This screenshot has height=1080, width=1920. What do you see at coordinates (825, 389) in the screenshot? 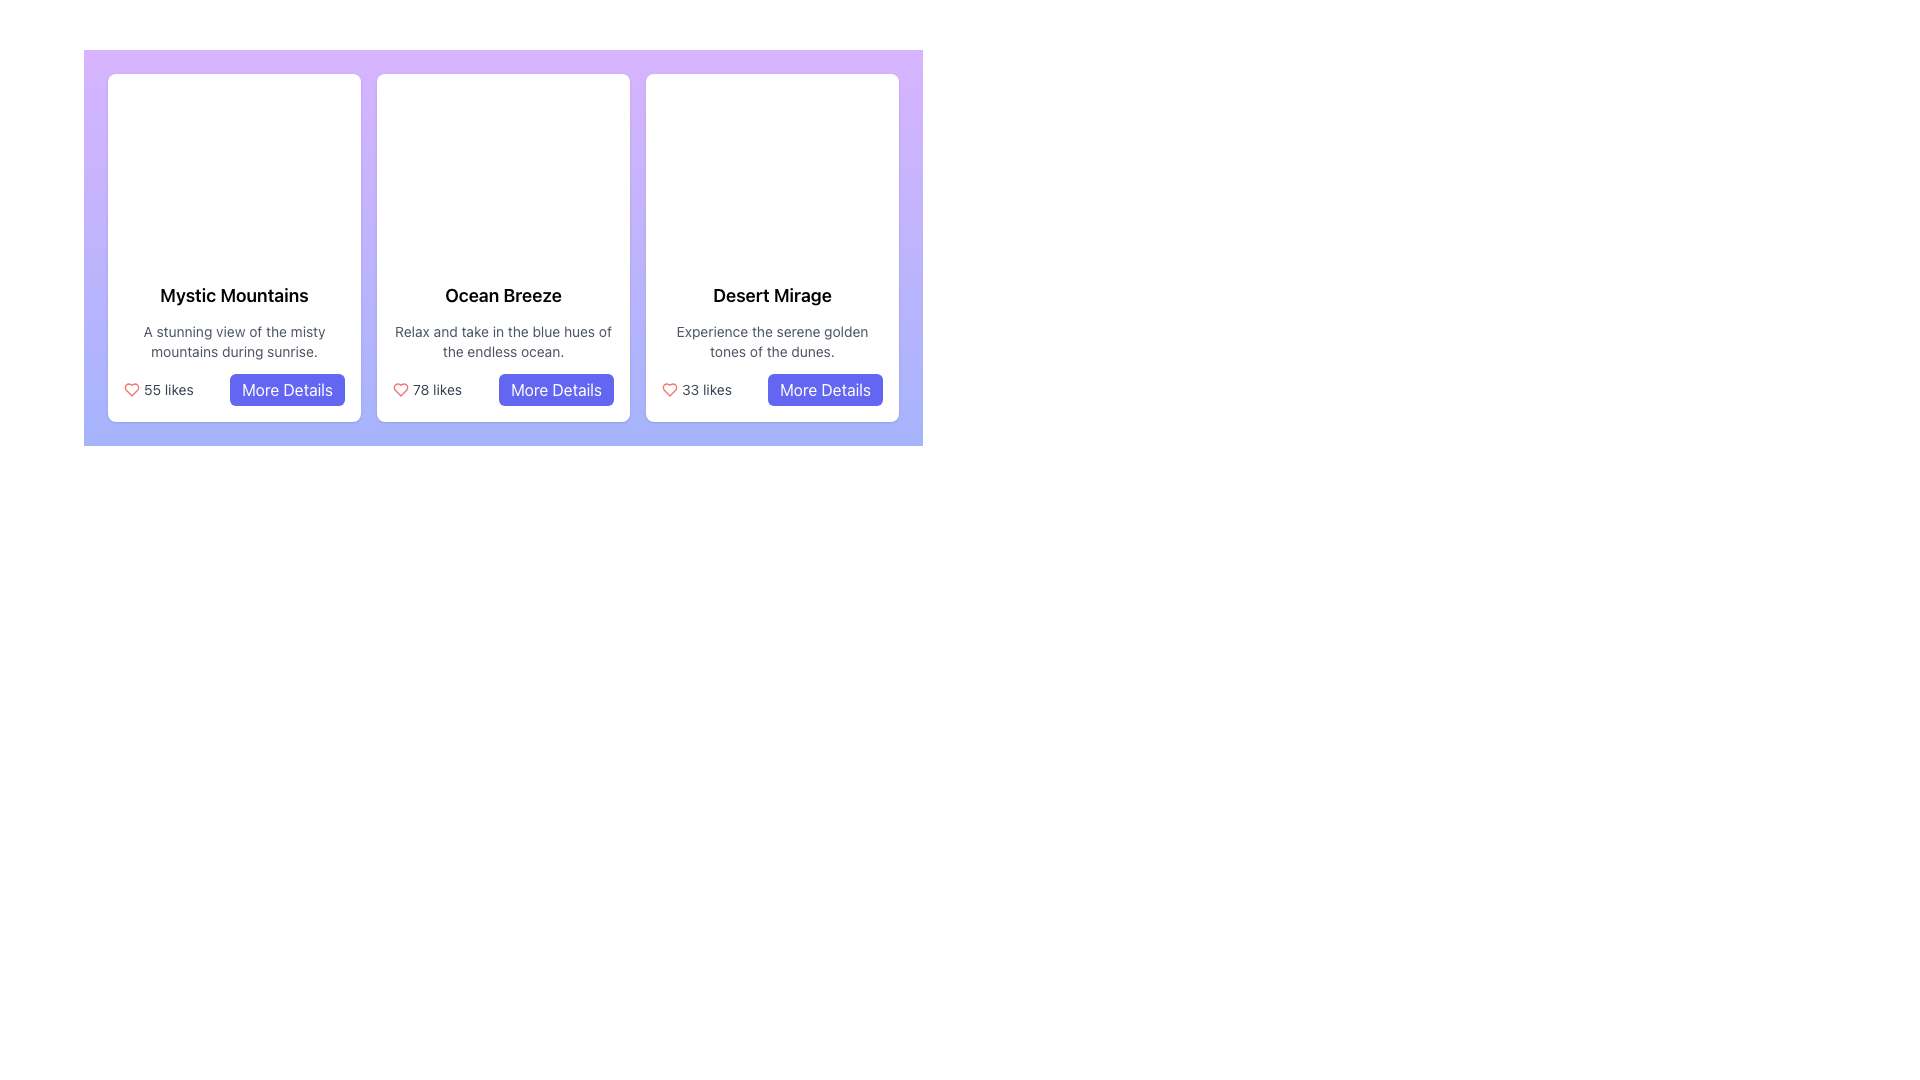
I see `the button located in the lower-right corner of the 'Desert Mirage' card to observe the style change` at bounding box center [825, 389].